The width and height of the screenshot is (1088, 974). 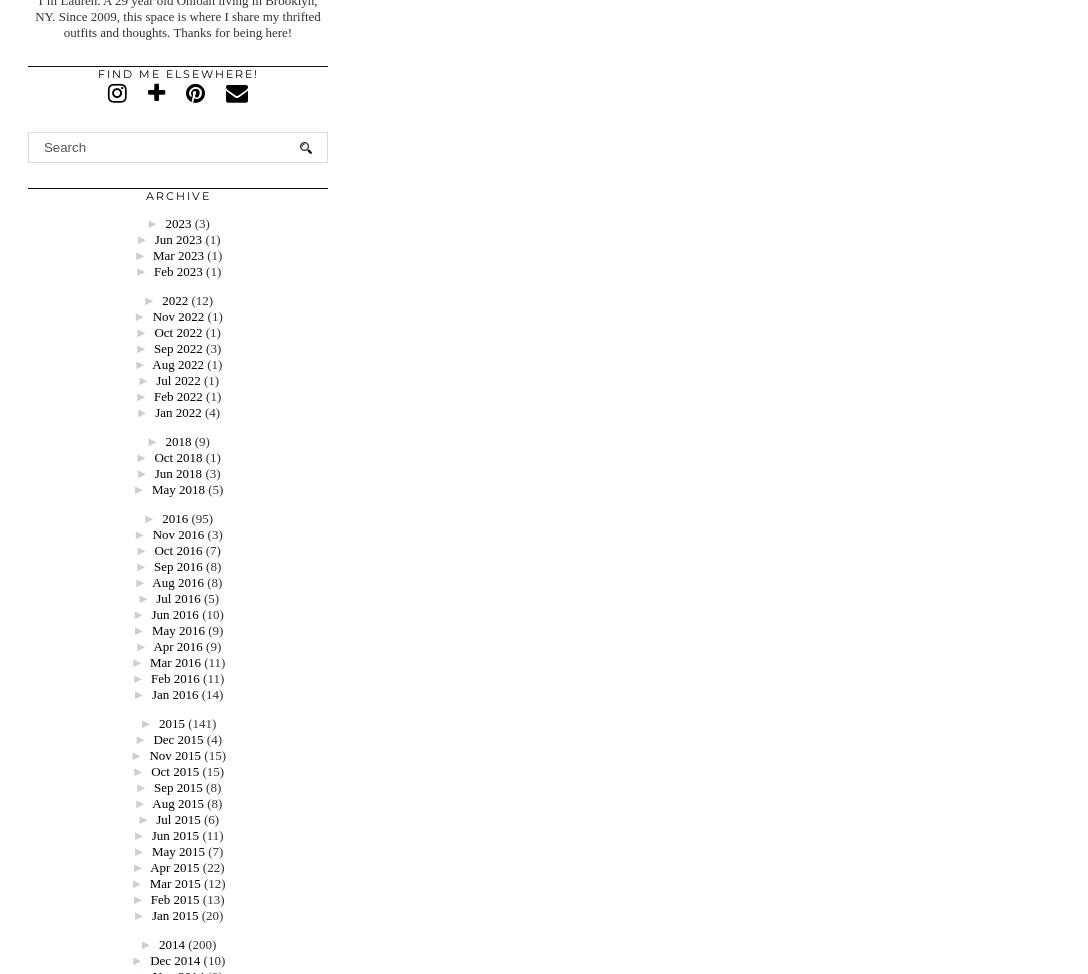 I want to click on 'Jun 2018', so click(x=176, y=472).